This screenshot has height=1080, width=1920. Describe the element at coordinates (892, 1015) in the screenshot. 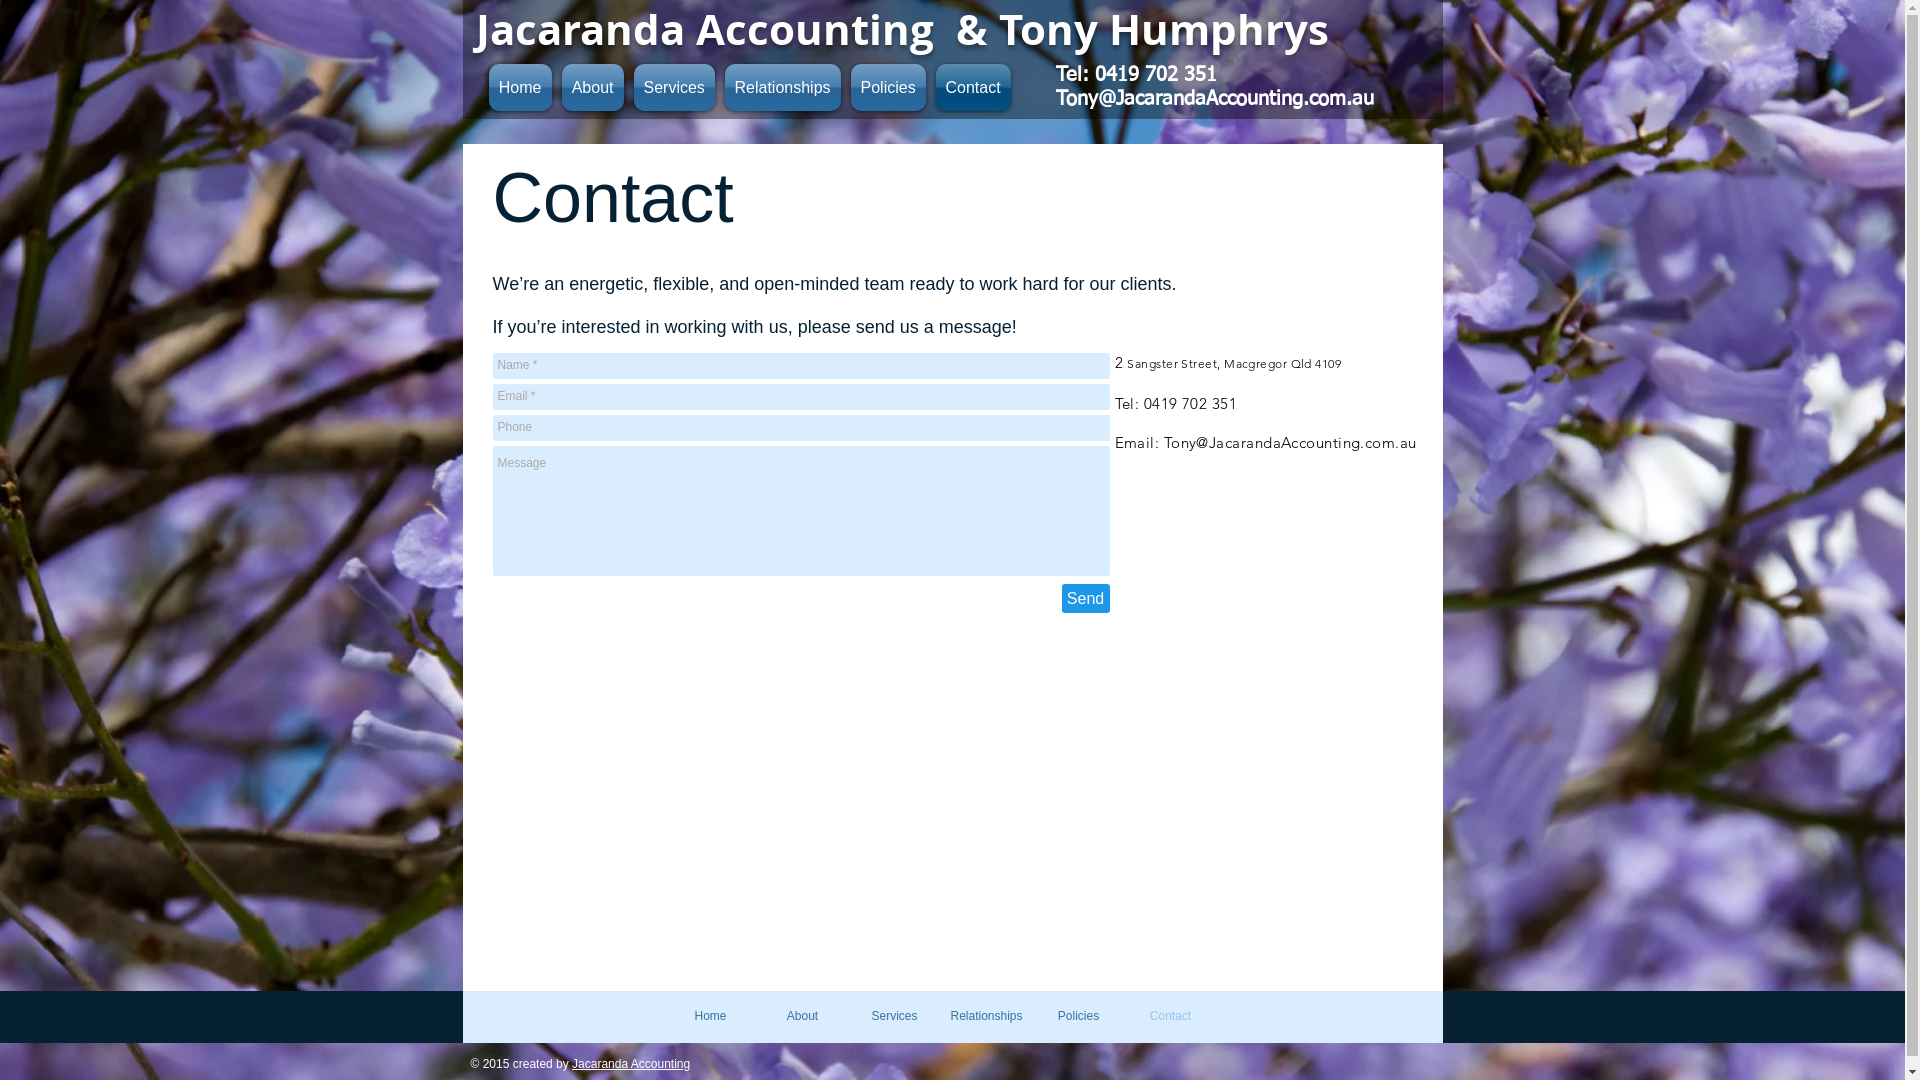

I see `'Services'` at that location.